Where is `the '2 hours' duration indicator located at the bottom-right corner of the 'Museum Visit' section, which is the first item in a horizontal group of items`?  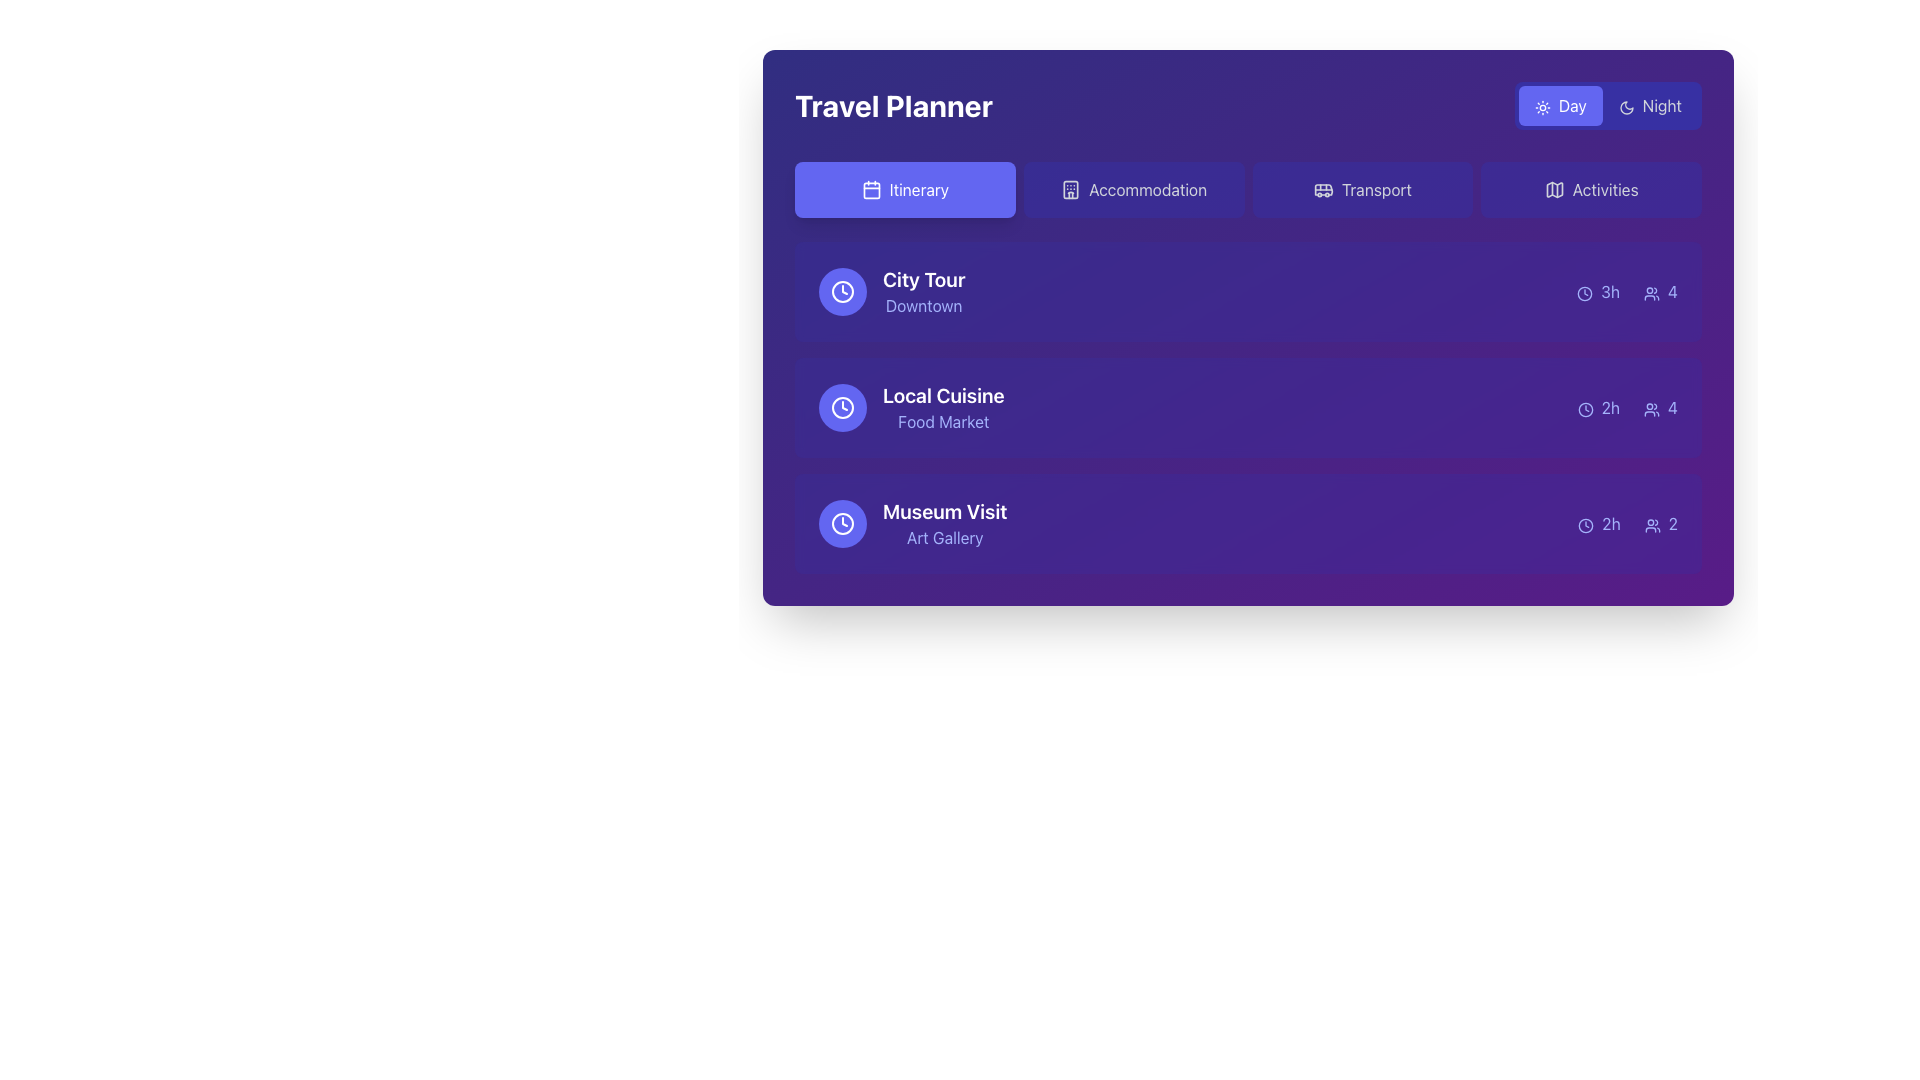
the '2 hours' duration indicator located at the bottom-right corner of the 'Museum Visit' section, which is the first item in a horizontal group of items is located at coordinates (1598, 523).